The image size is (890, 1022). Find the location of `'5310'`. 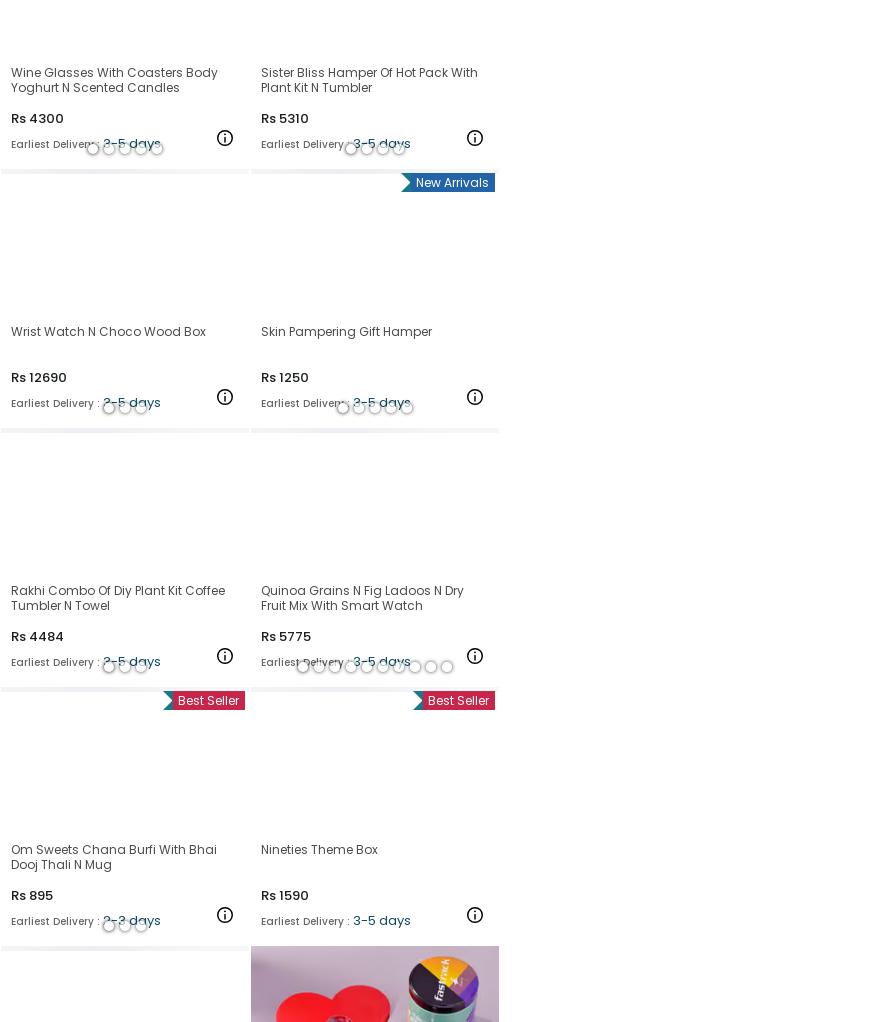

'5310' is located at coordinates (292, 117).